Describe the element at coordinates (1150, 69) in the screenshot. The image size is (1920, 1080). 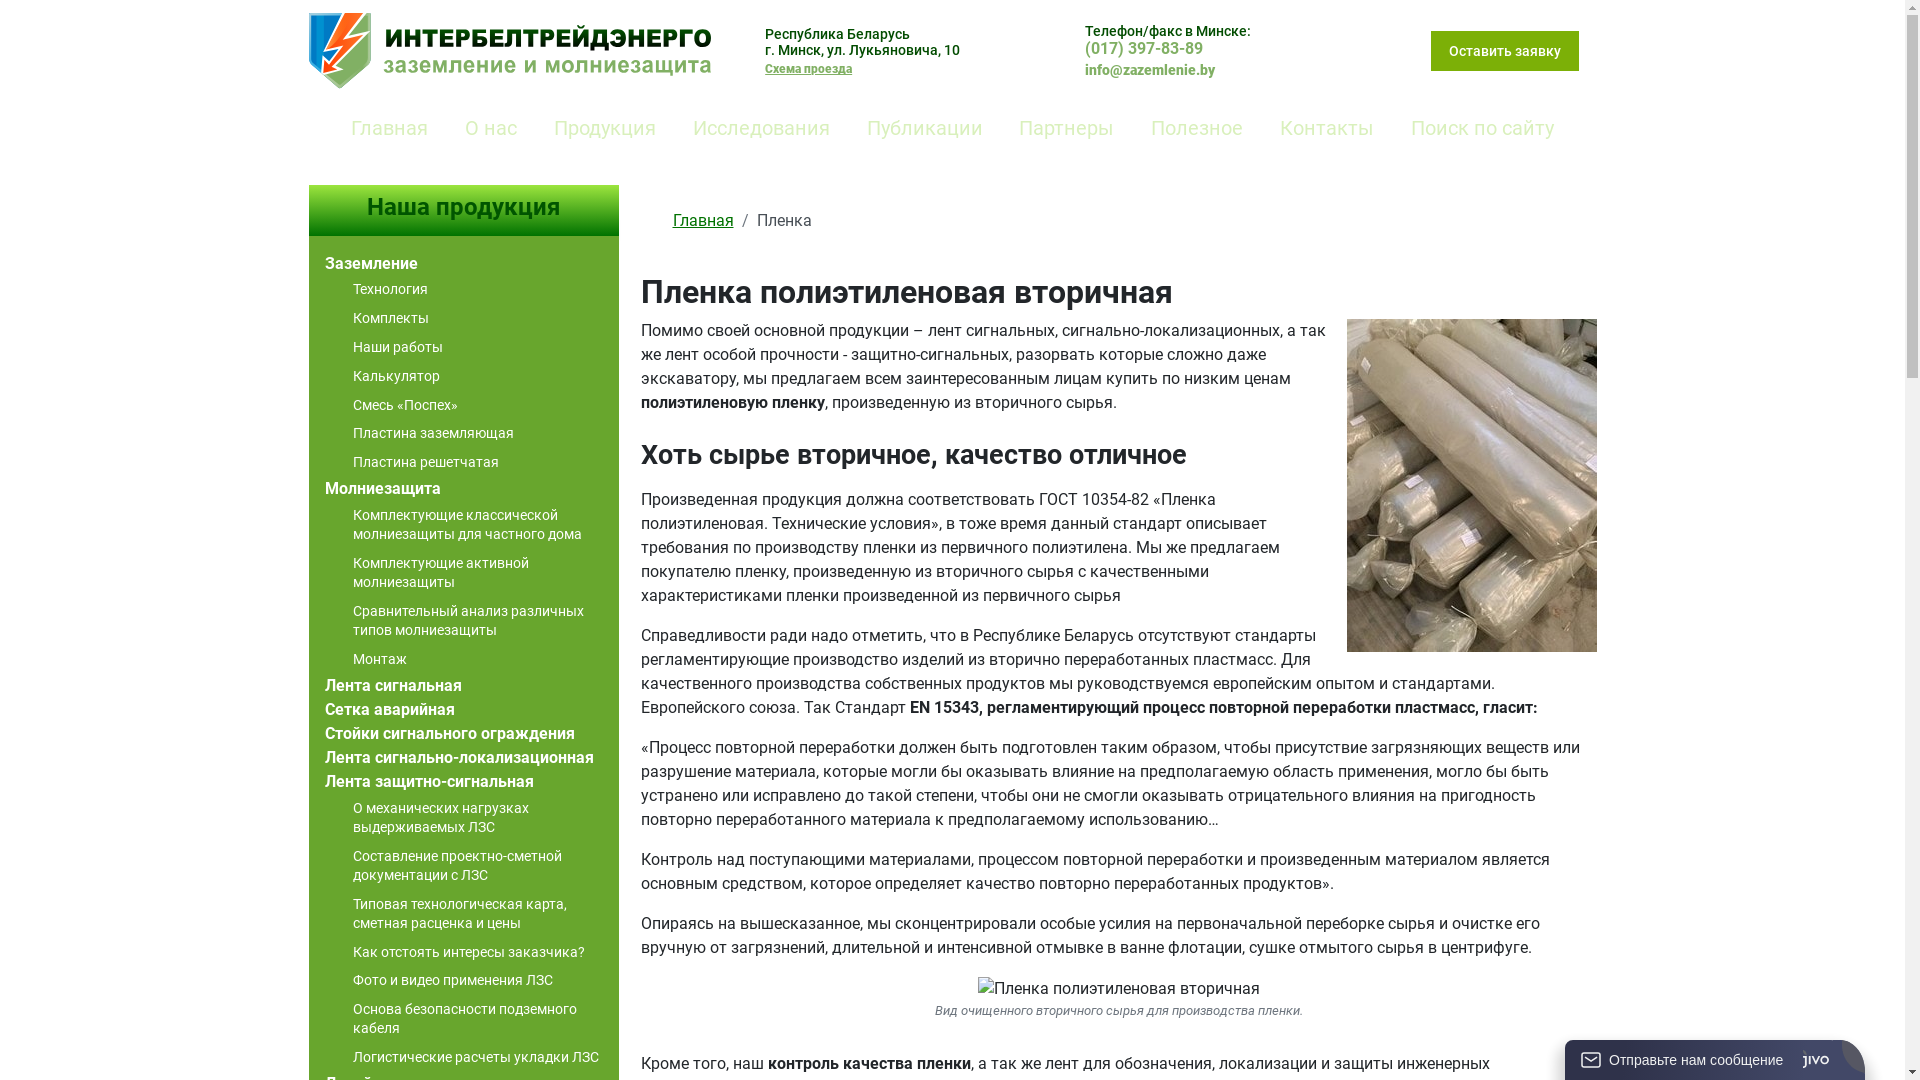
I see `'info@zazemlenie.by'` at that location.